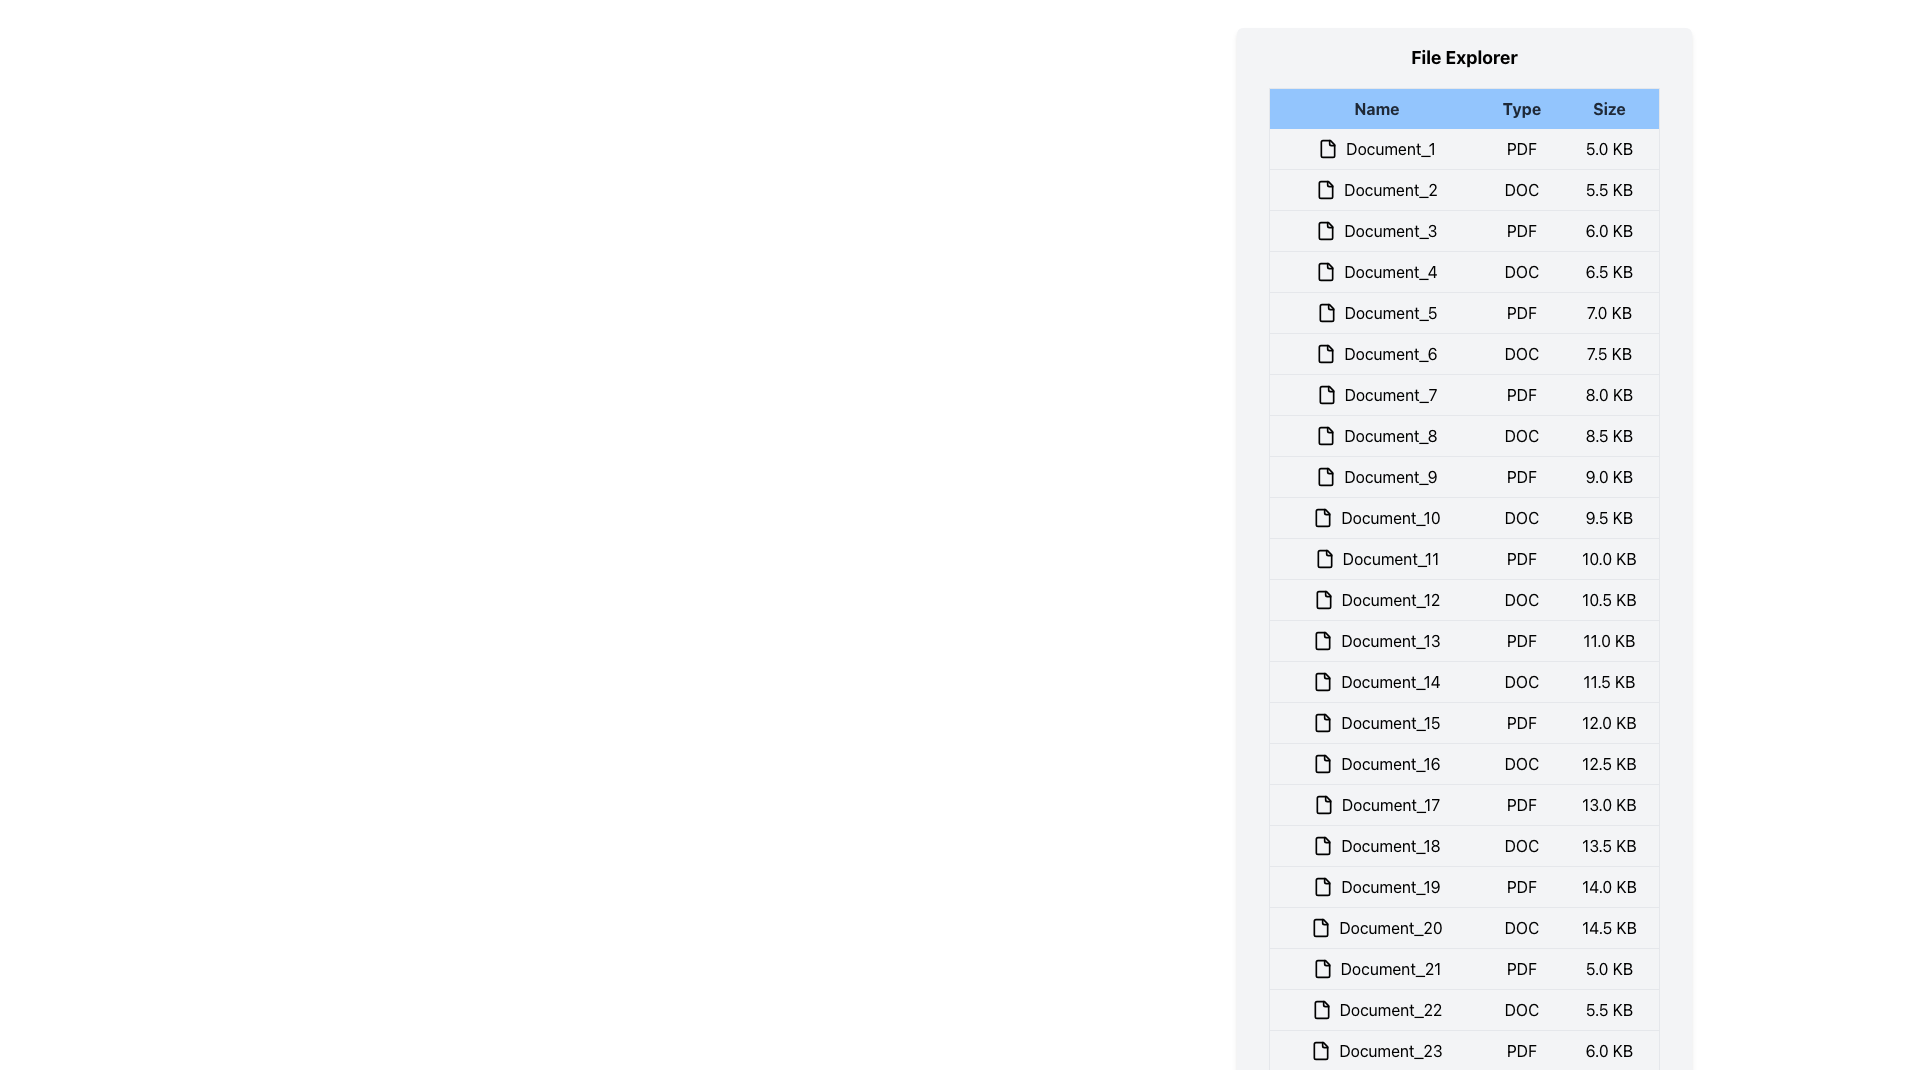 Image resolution: width=1920 pixels, height=1080 pixels. What do you see at coordinates (1464, 681) in the screenshot?
I see `the file entry representing 'Document_14' in the file explorer` at bounding box center [1464, 681].